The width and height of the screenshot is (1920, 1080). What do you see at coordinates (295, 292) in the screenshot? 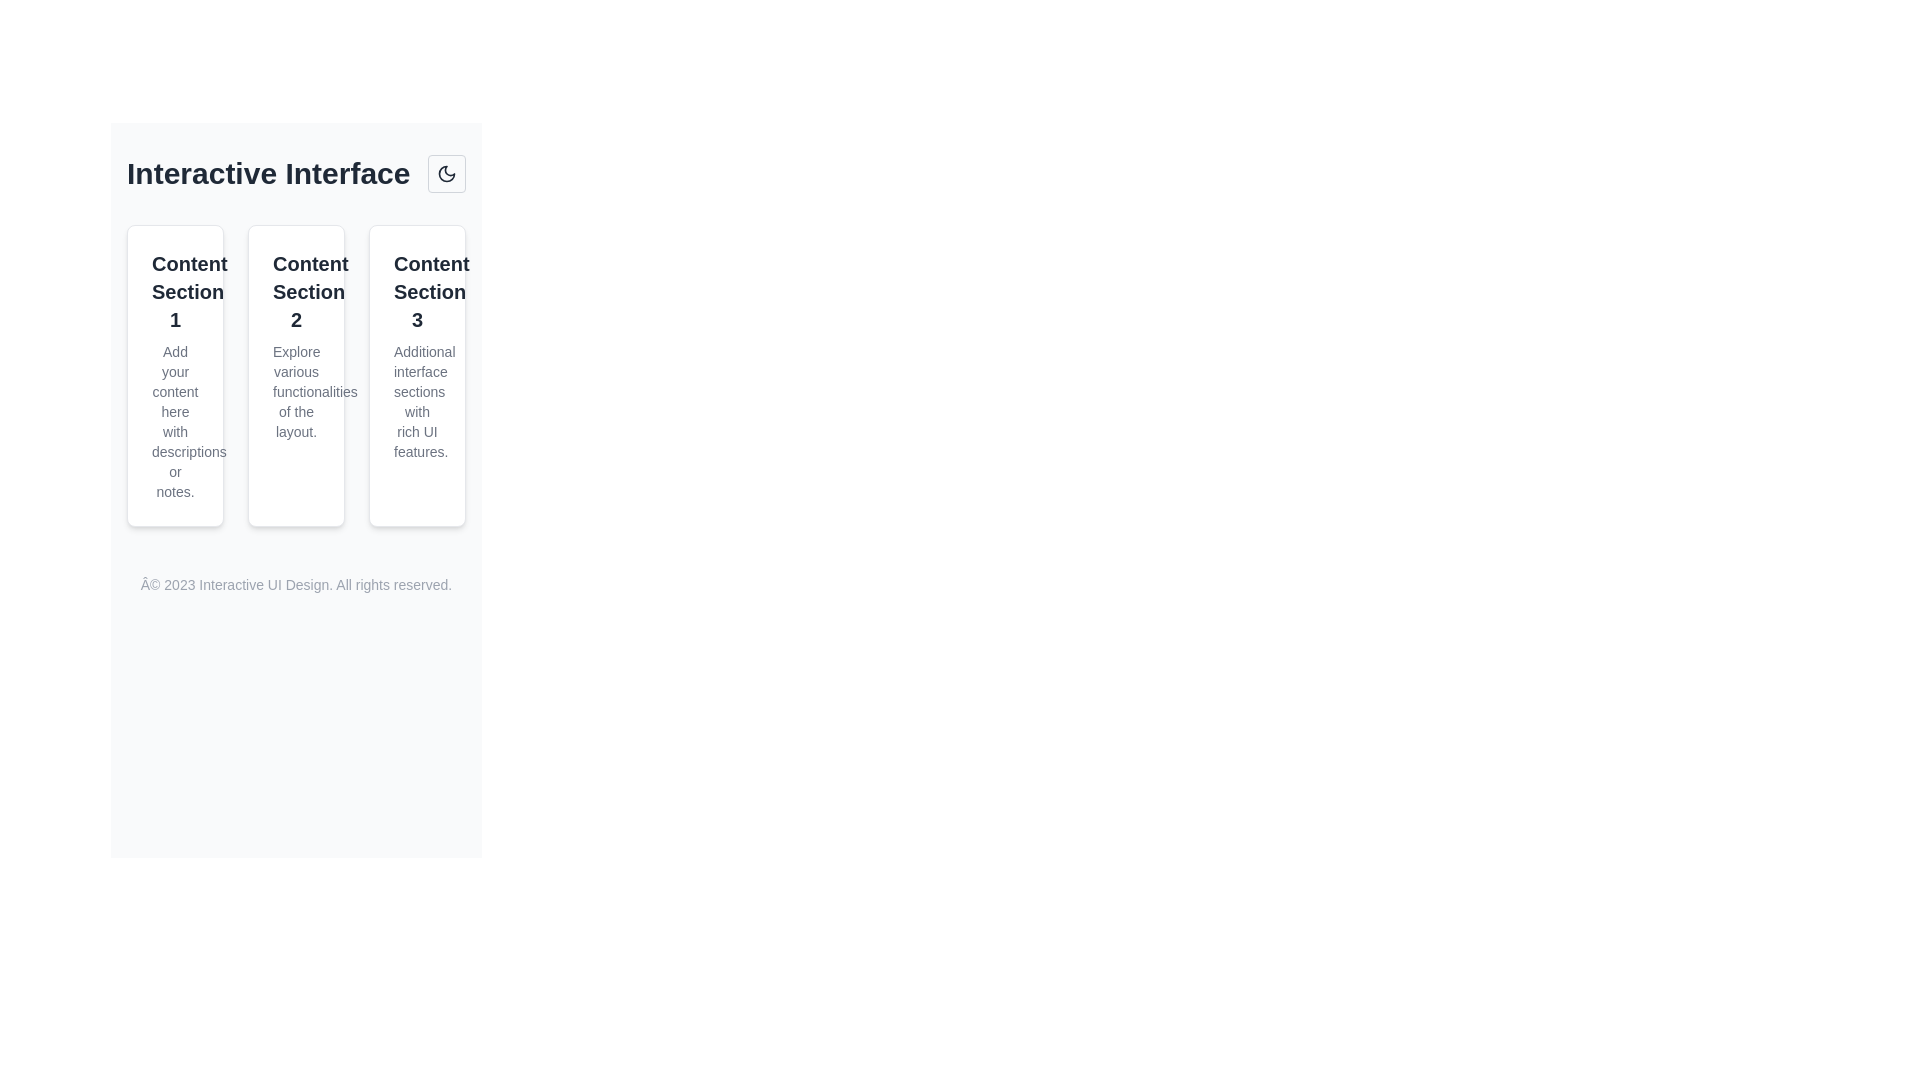
I see `the bold text label that reads 'Content Section 2', which serves as the title for the second content box` at bounding box center [295, 292].